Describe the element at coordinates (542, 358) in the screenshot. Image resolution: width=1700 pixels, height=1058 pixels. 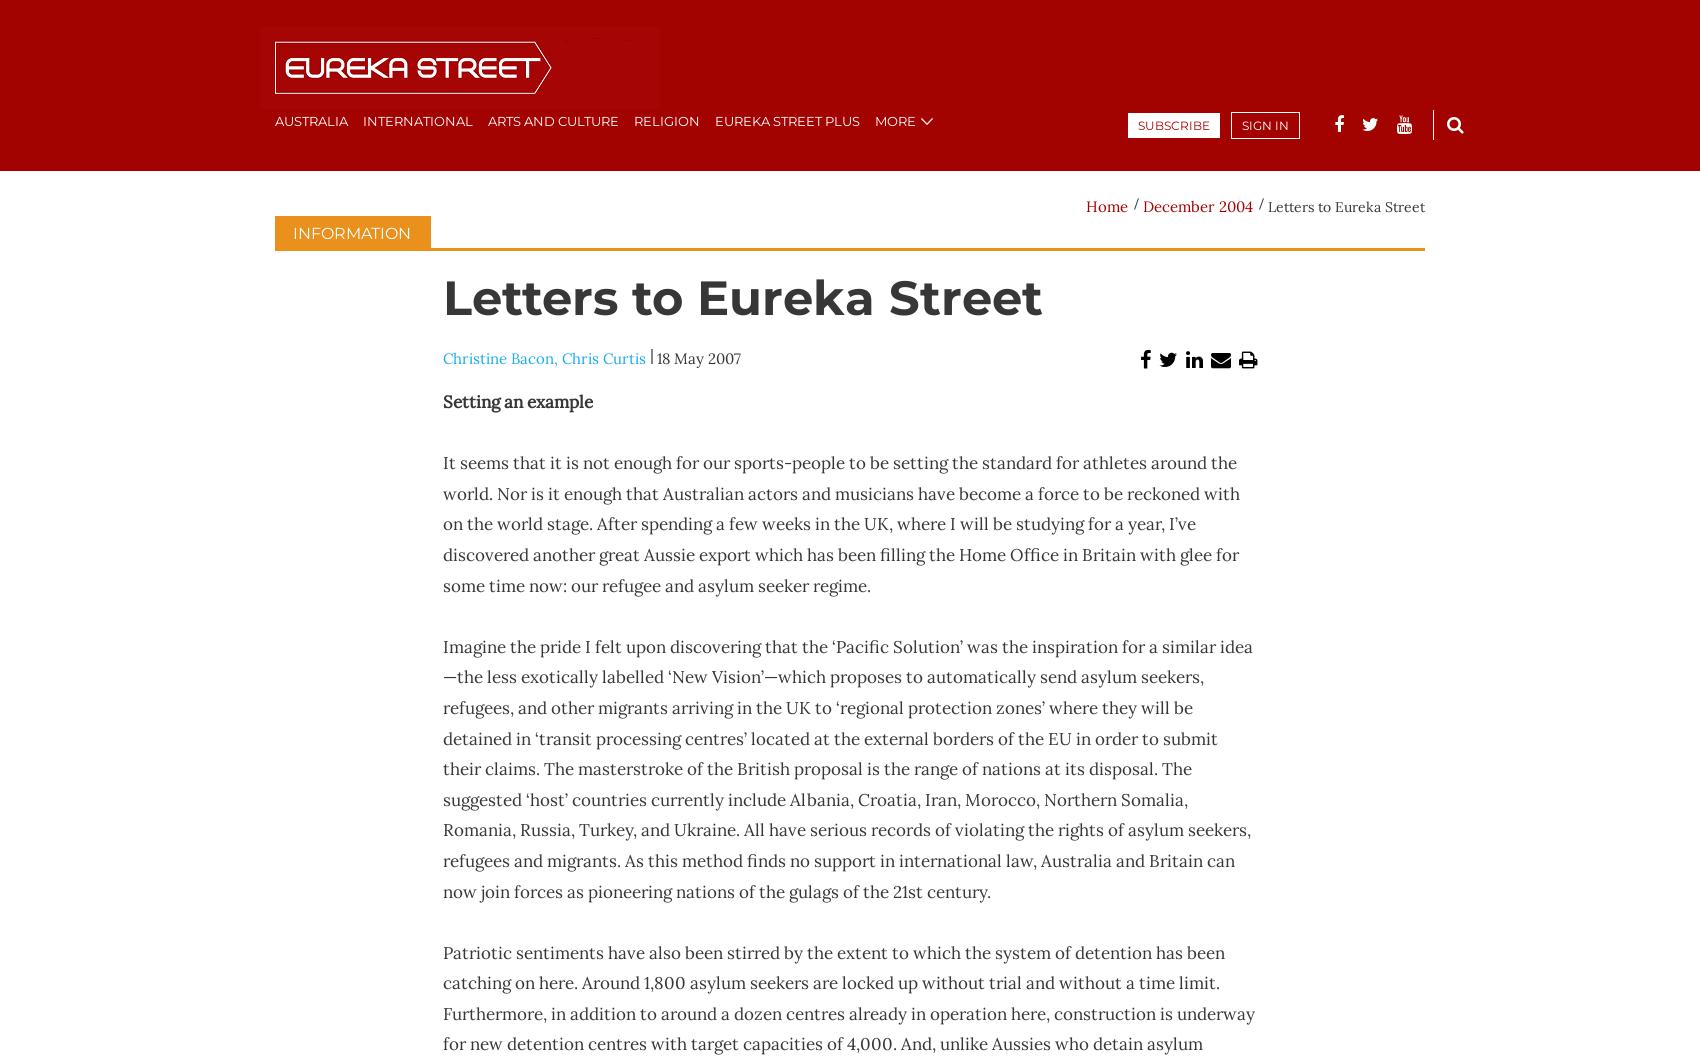
I see `'Christine Bacon, Chris Curtis'` at that location.